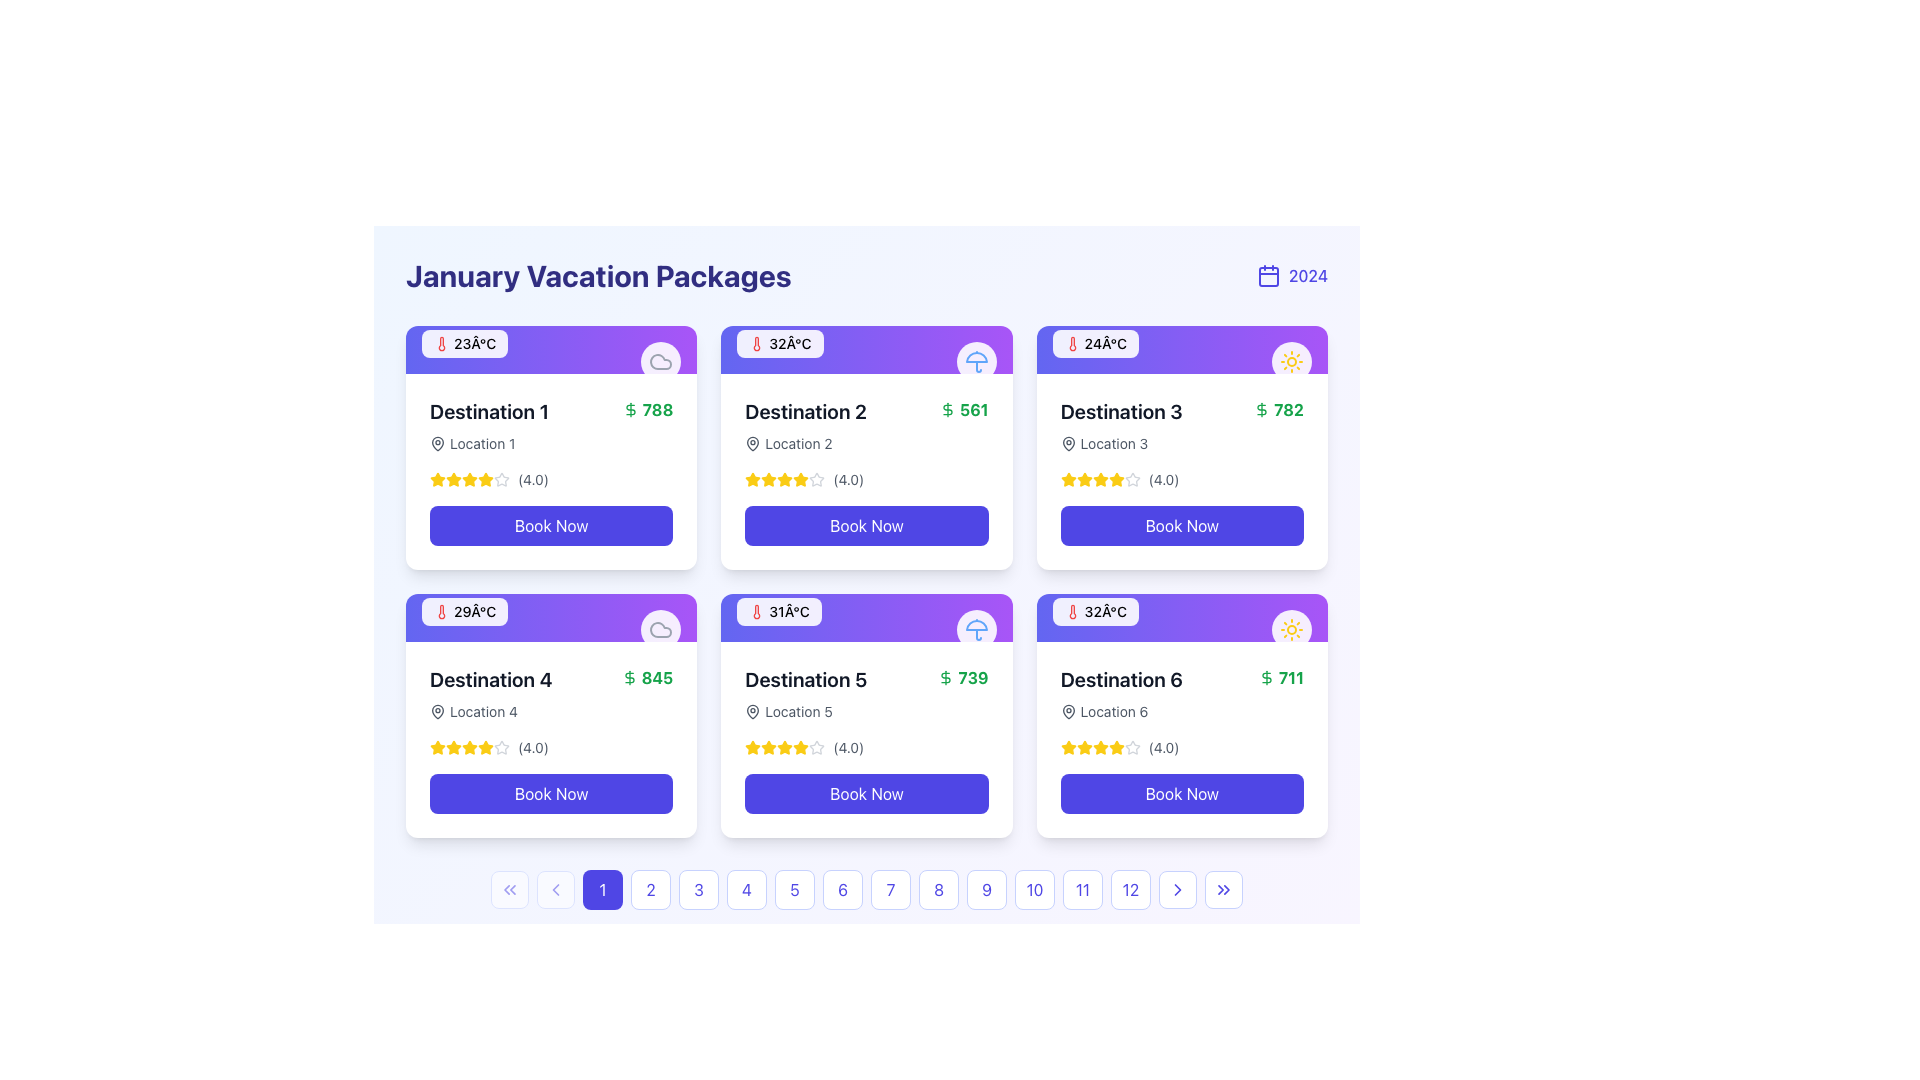 This screenshot has width=1920, height=1080. I want to click on the third star in the rating section of the card for 'Destination 1', which visually indicates a rating, so click(453, 479).